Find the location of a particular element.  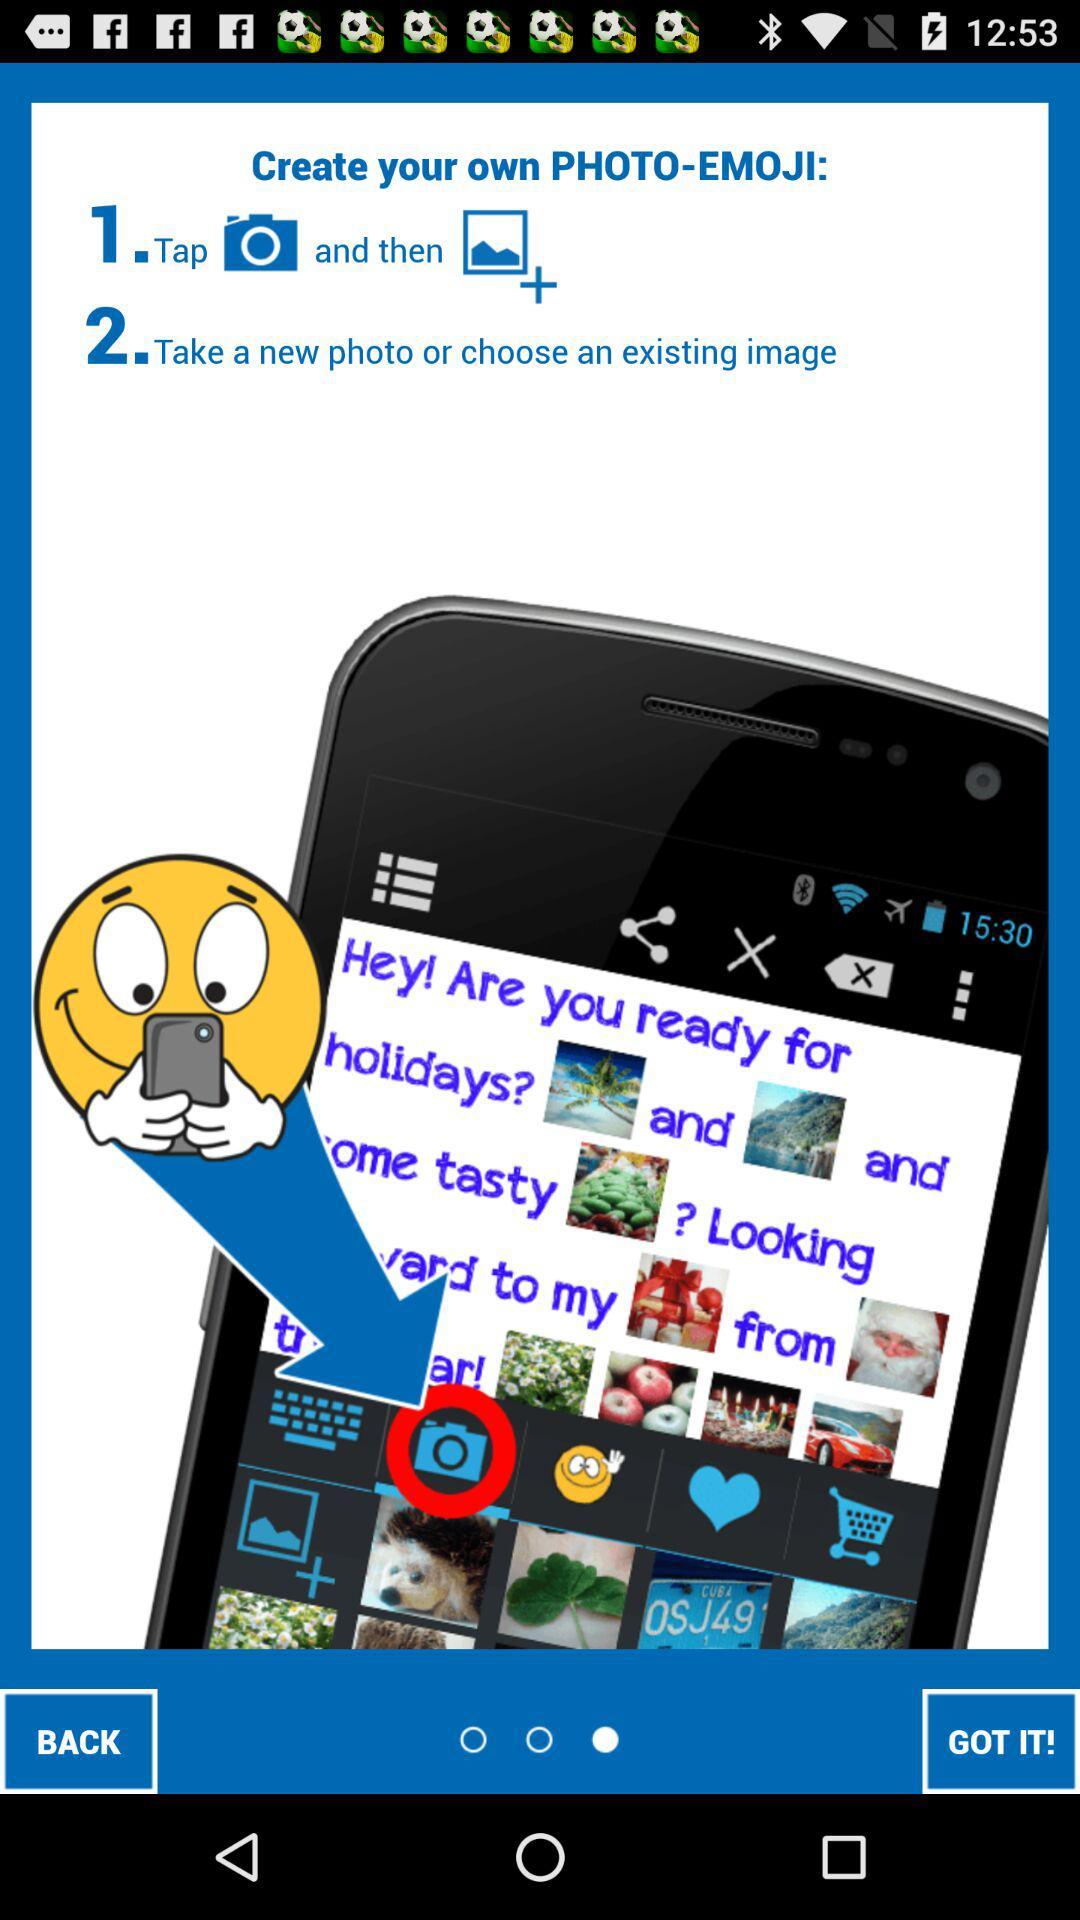

icon at the bottom right corner is located at coordinates (1001, 1740).